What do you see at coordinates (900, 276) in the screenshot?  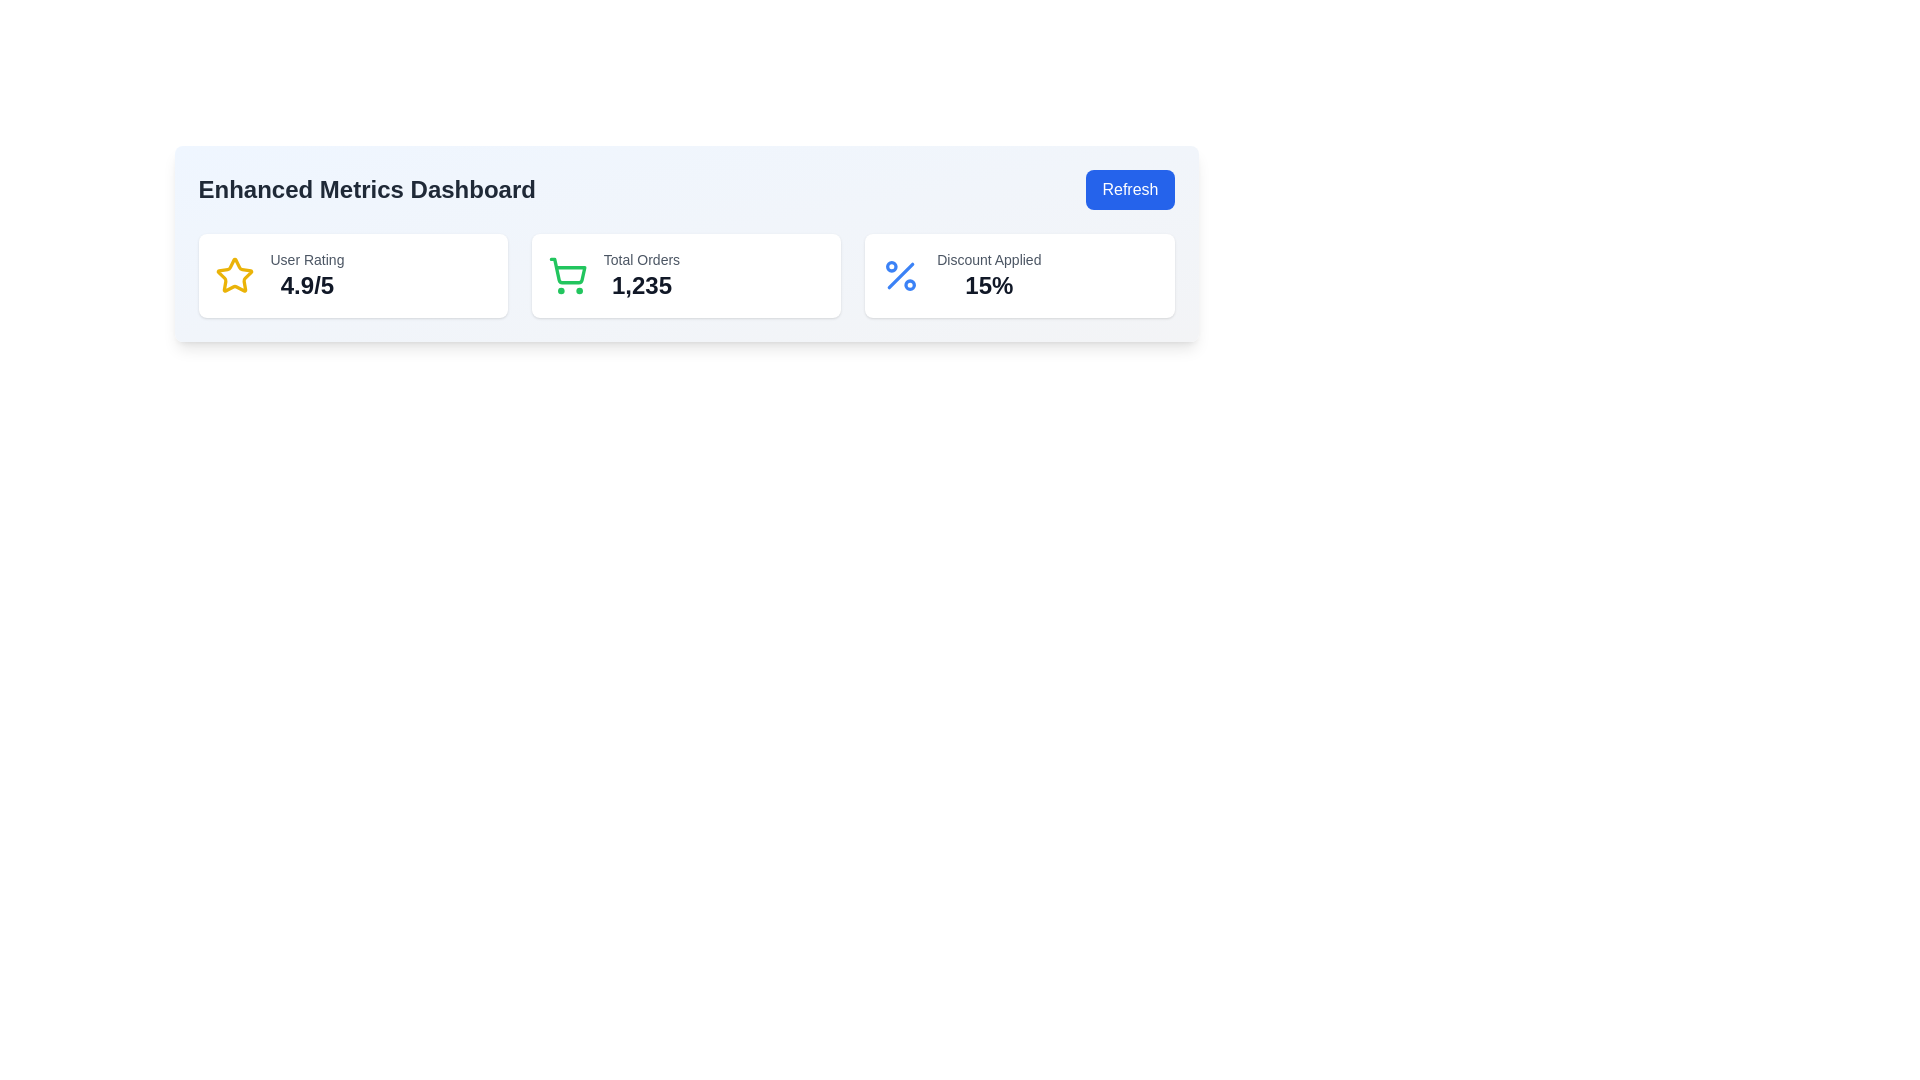 I see `the vibrant blue diagonal line component of the percentage icon located in the 'Discount Applied' section, situated to the right of the 'Total Orders' section` at bounding box center [900, 276].